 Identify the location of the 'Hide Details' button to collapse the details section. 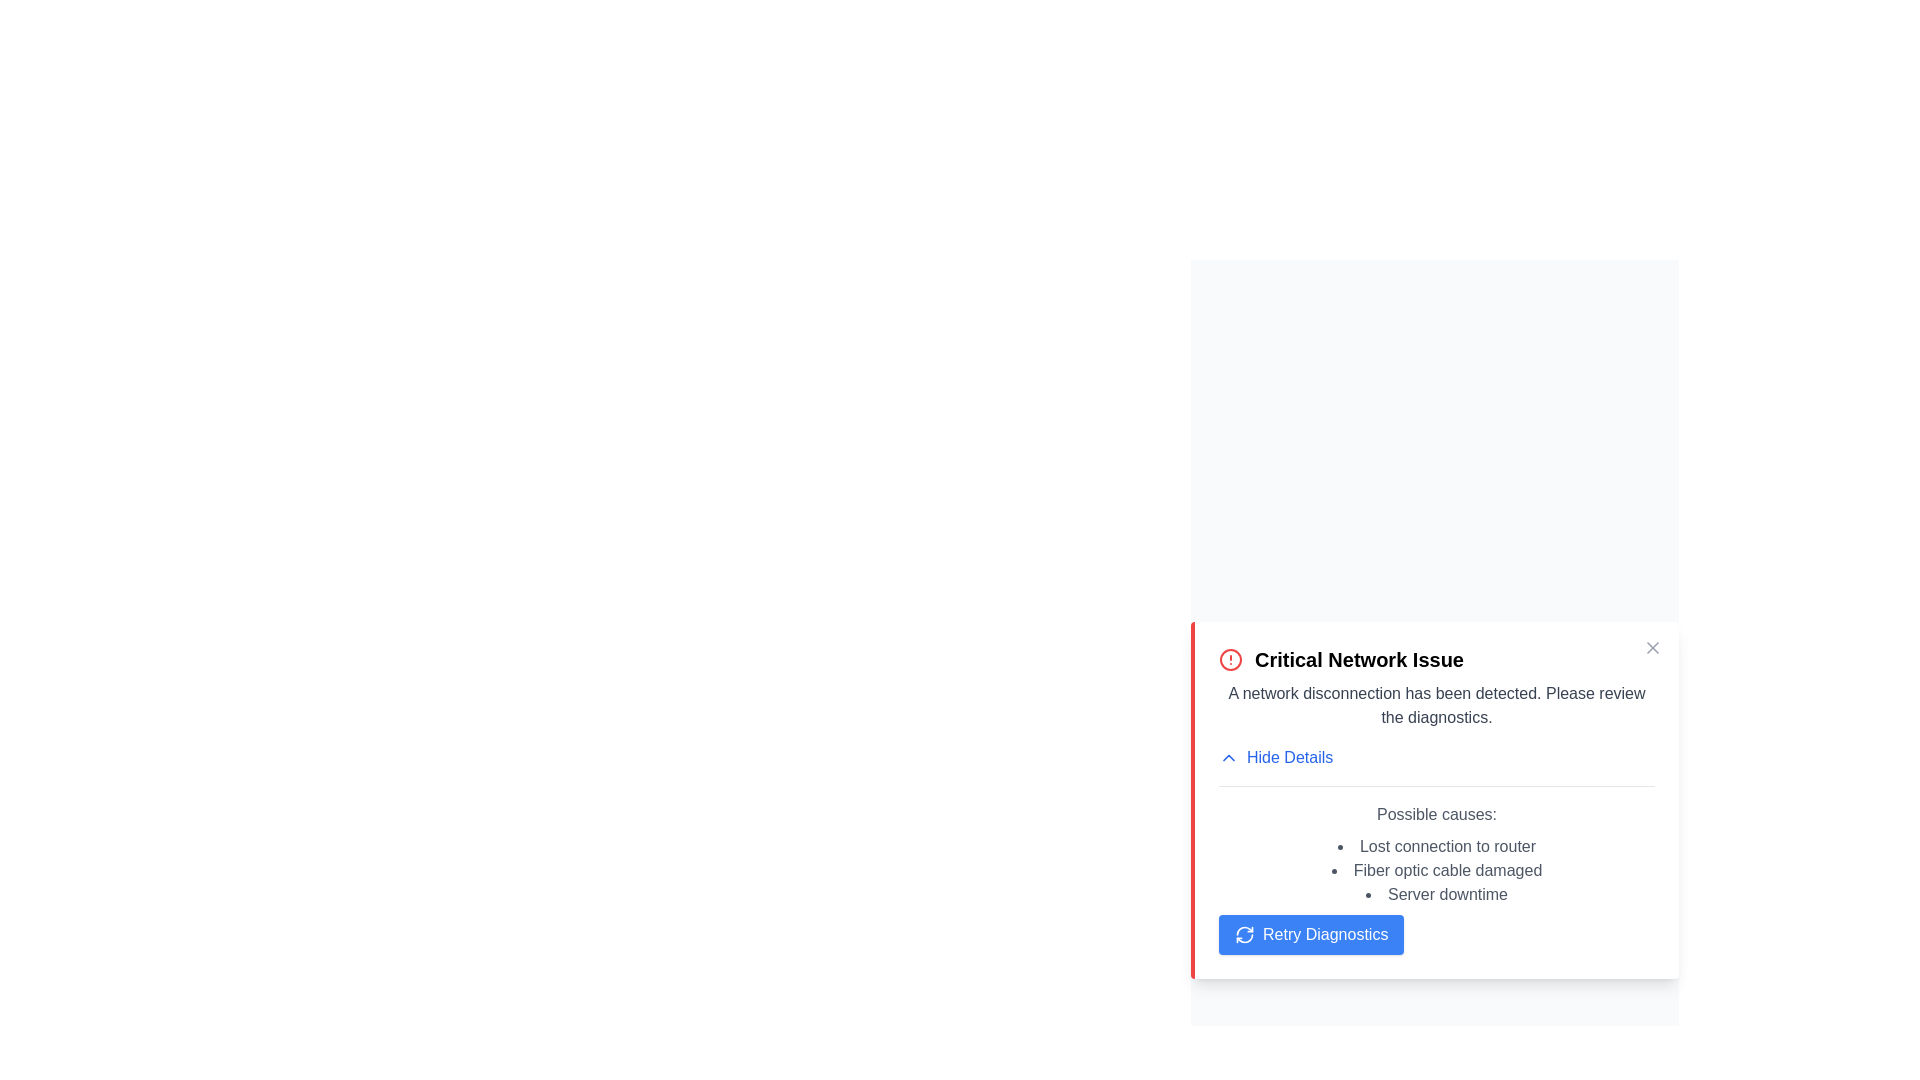
(1275, 756).